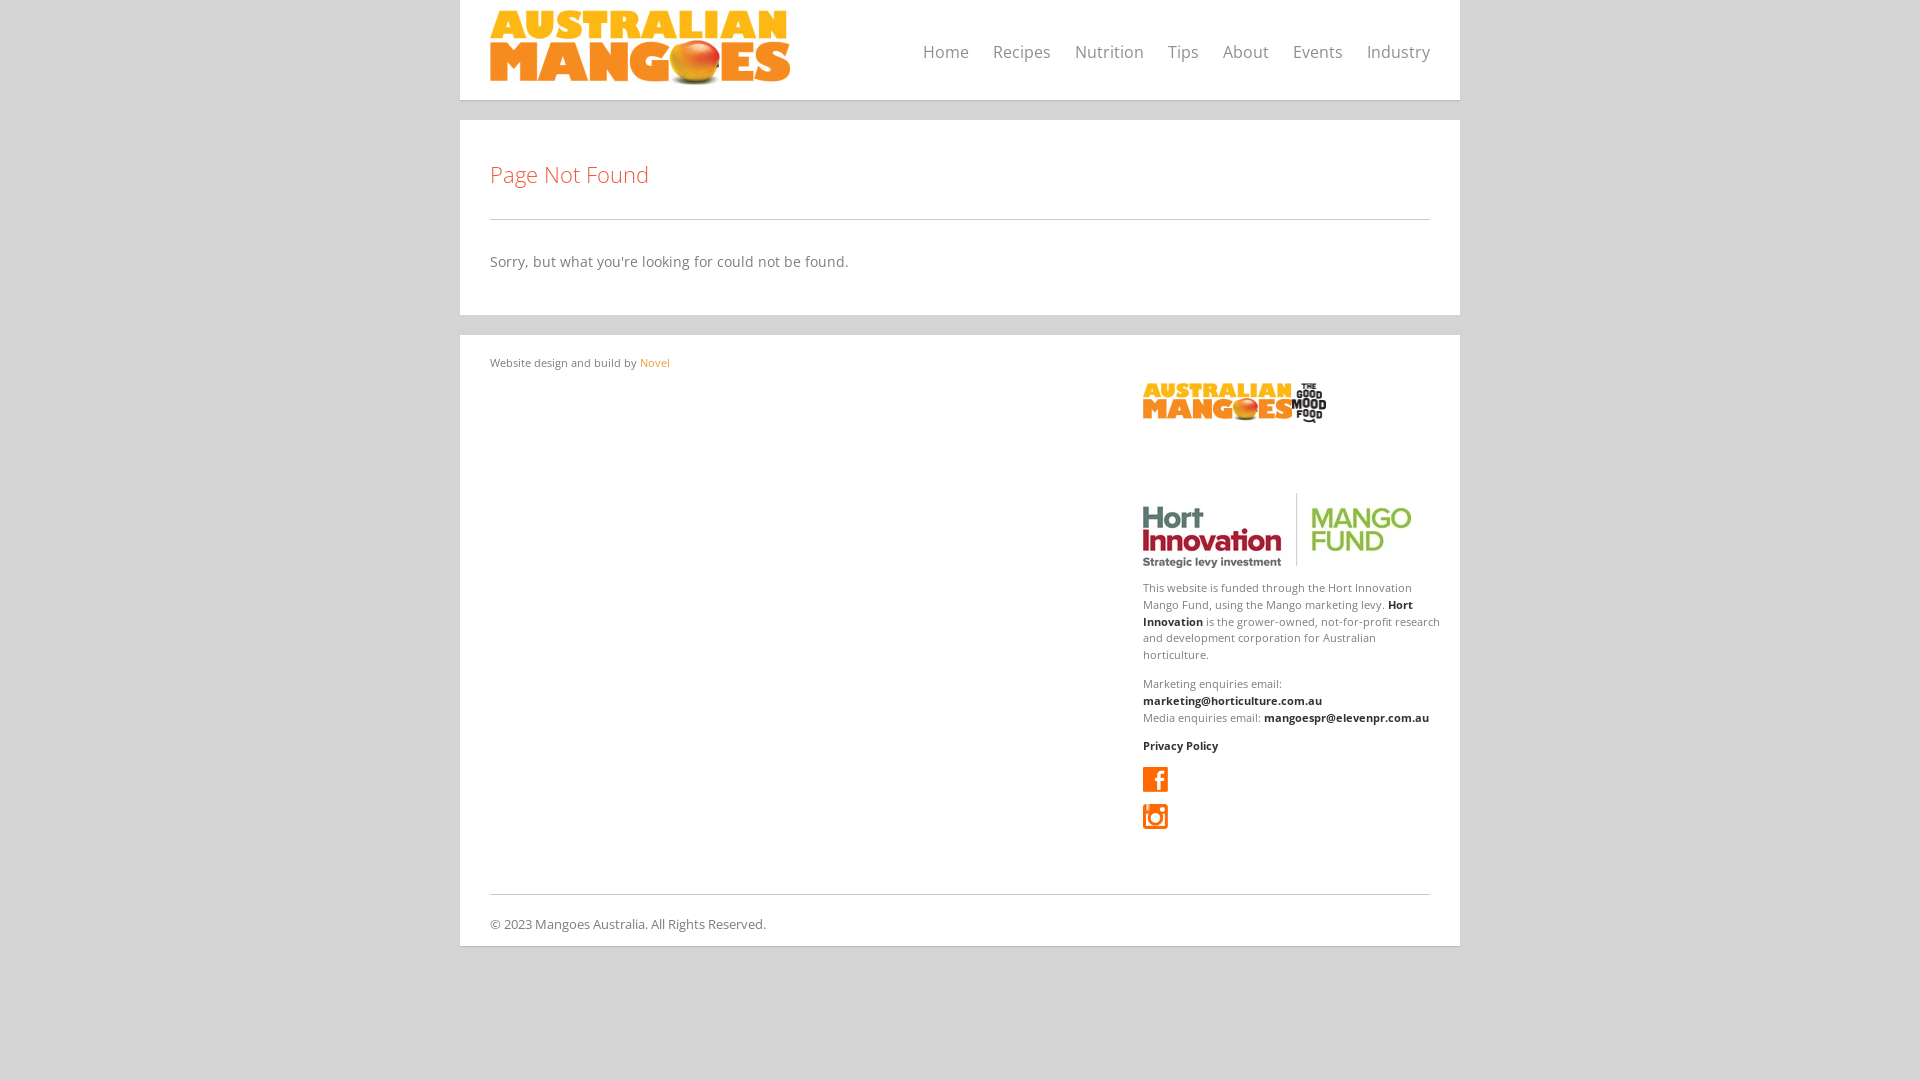 This screenshot has width=1920, height=1080. Describe the element at coordinates (654, 362) in the screenshot. I see `'Novel'` at that location.